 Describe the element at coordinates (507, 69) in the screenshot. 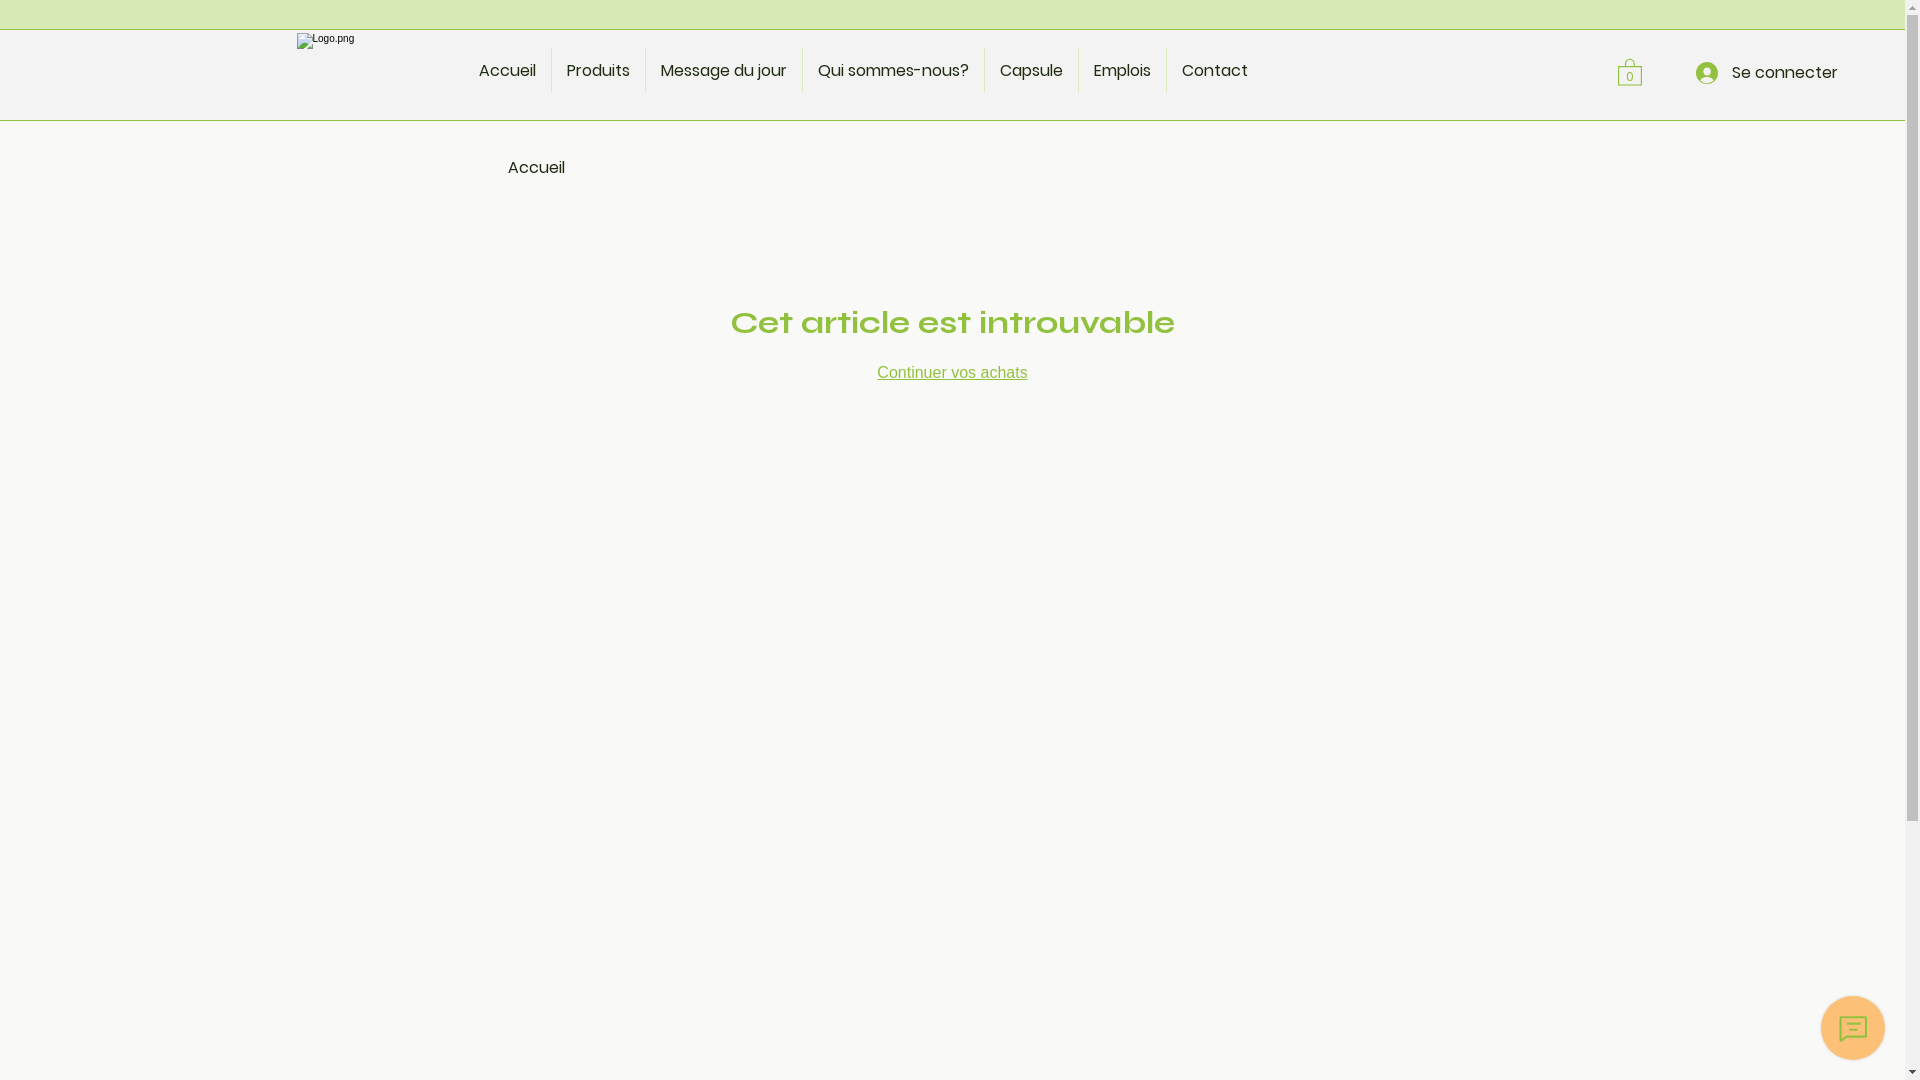

I see `'Accueil'` at that location.